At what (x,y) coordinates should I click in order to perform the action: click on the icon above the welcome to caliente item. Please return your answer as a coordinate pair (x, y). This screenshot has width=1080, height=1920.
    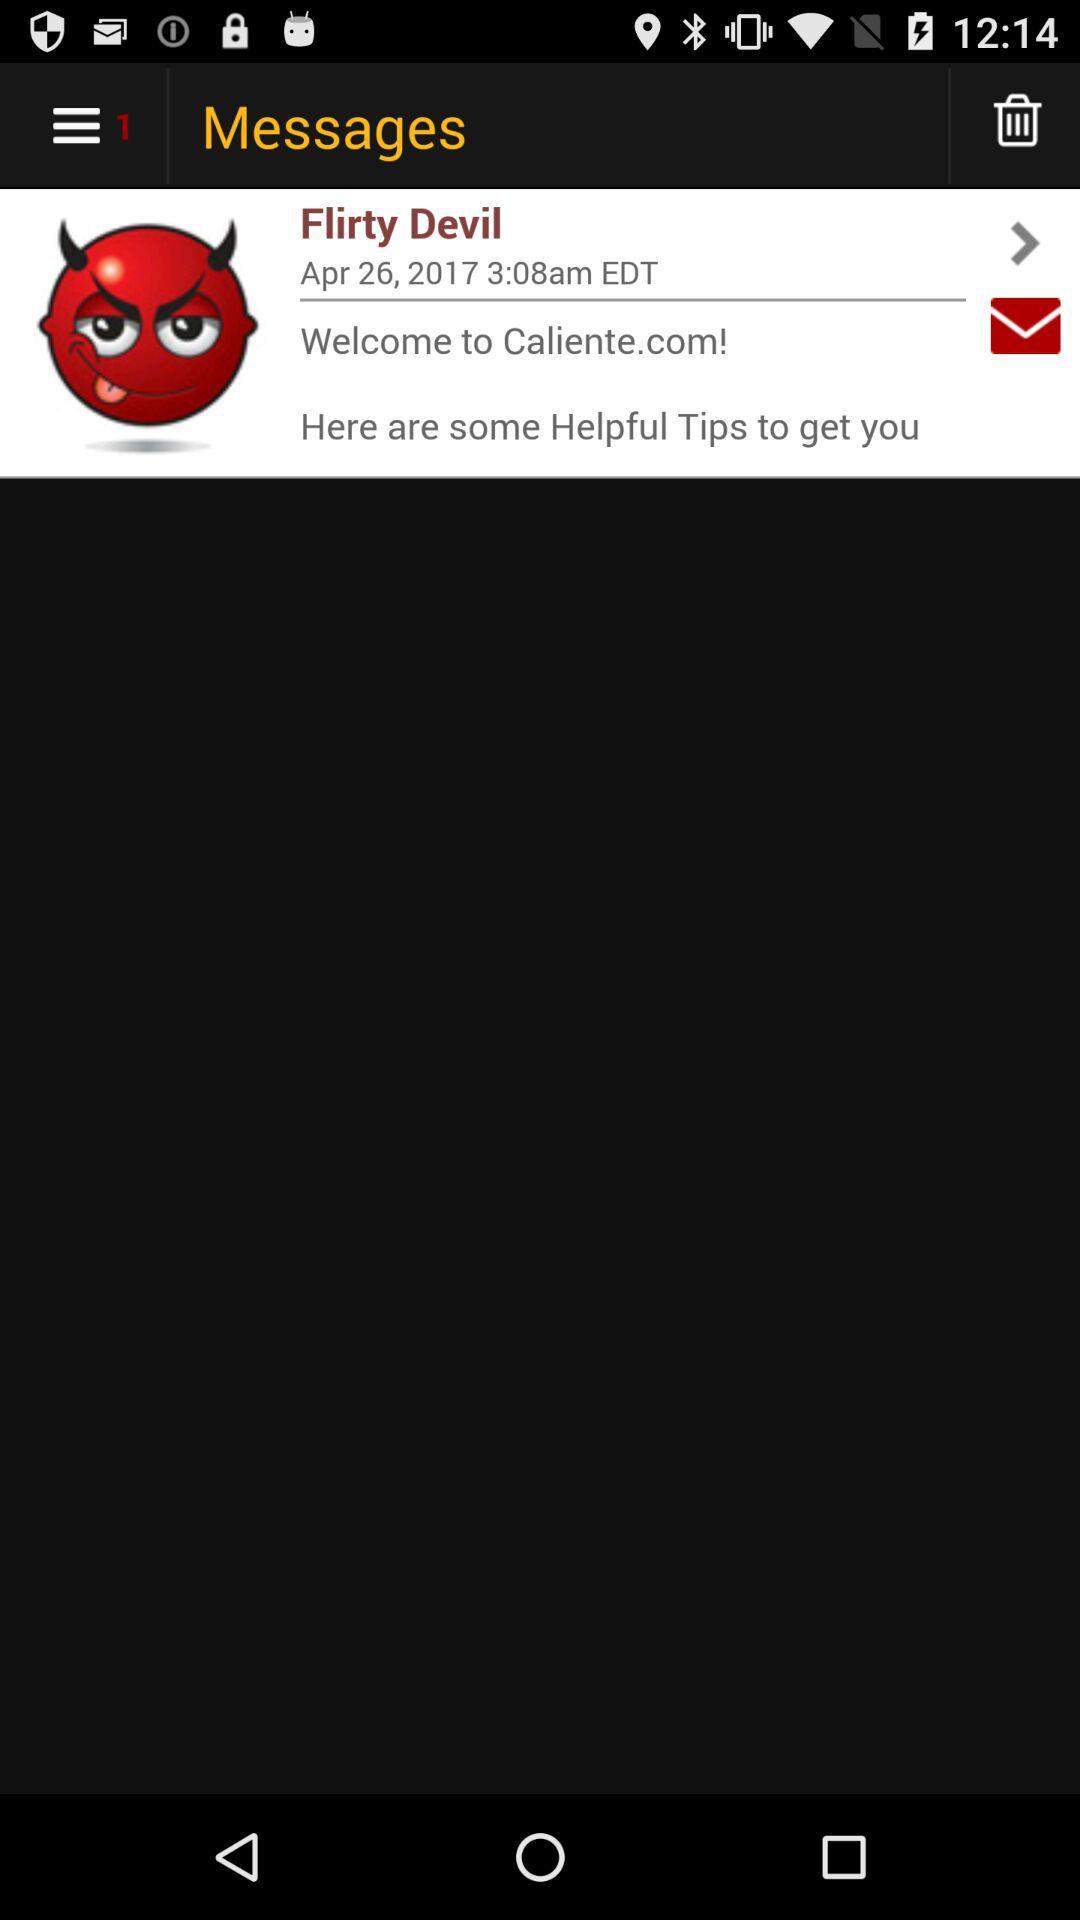
    Looking at the image, I should click on (632, 298).